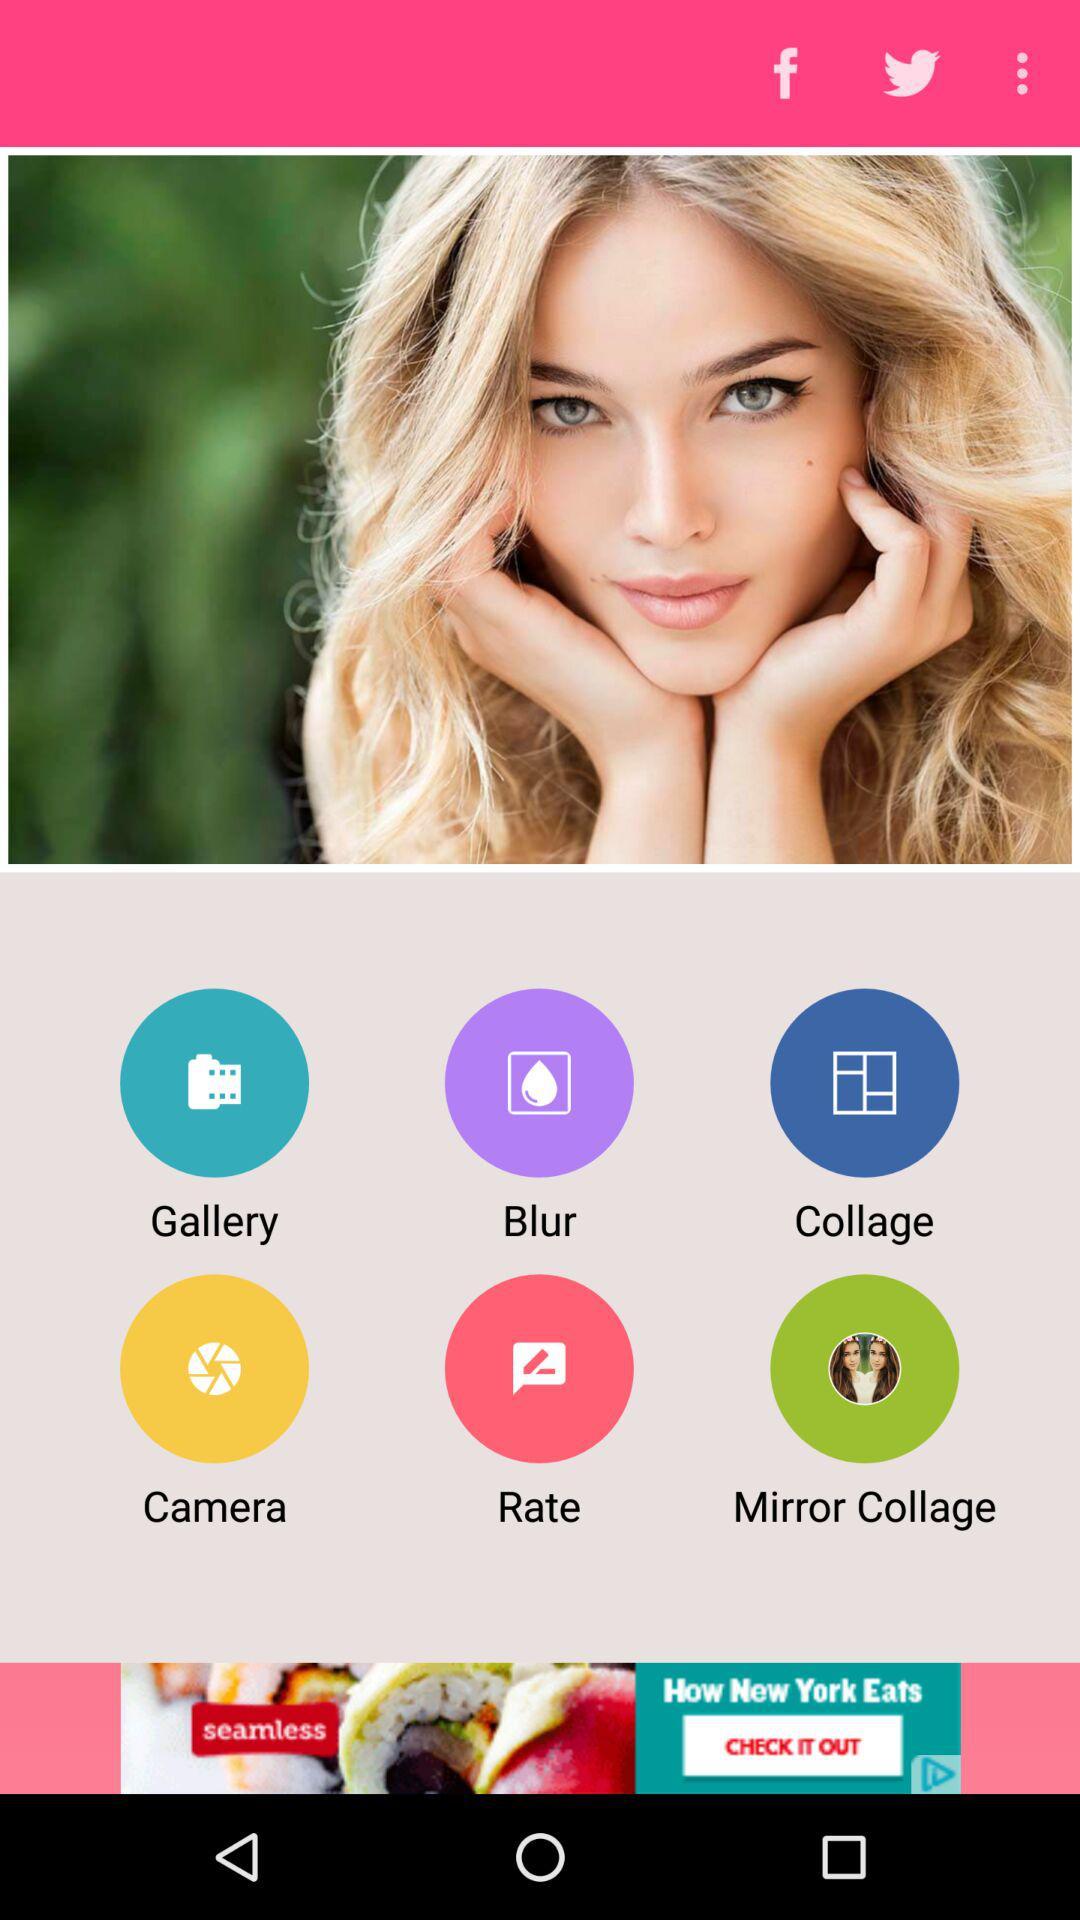 The width and height of the screenshot is (1080, 1920). Describe the element at coordinates (540, 1727) in the screenshot. I see `open advertisements` at that location.